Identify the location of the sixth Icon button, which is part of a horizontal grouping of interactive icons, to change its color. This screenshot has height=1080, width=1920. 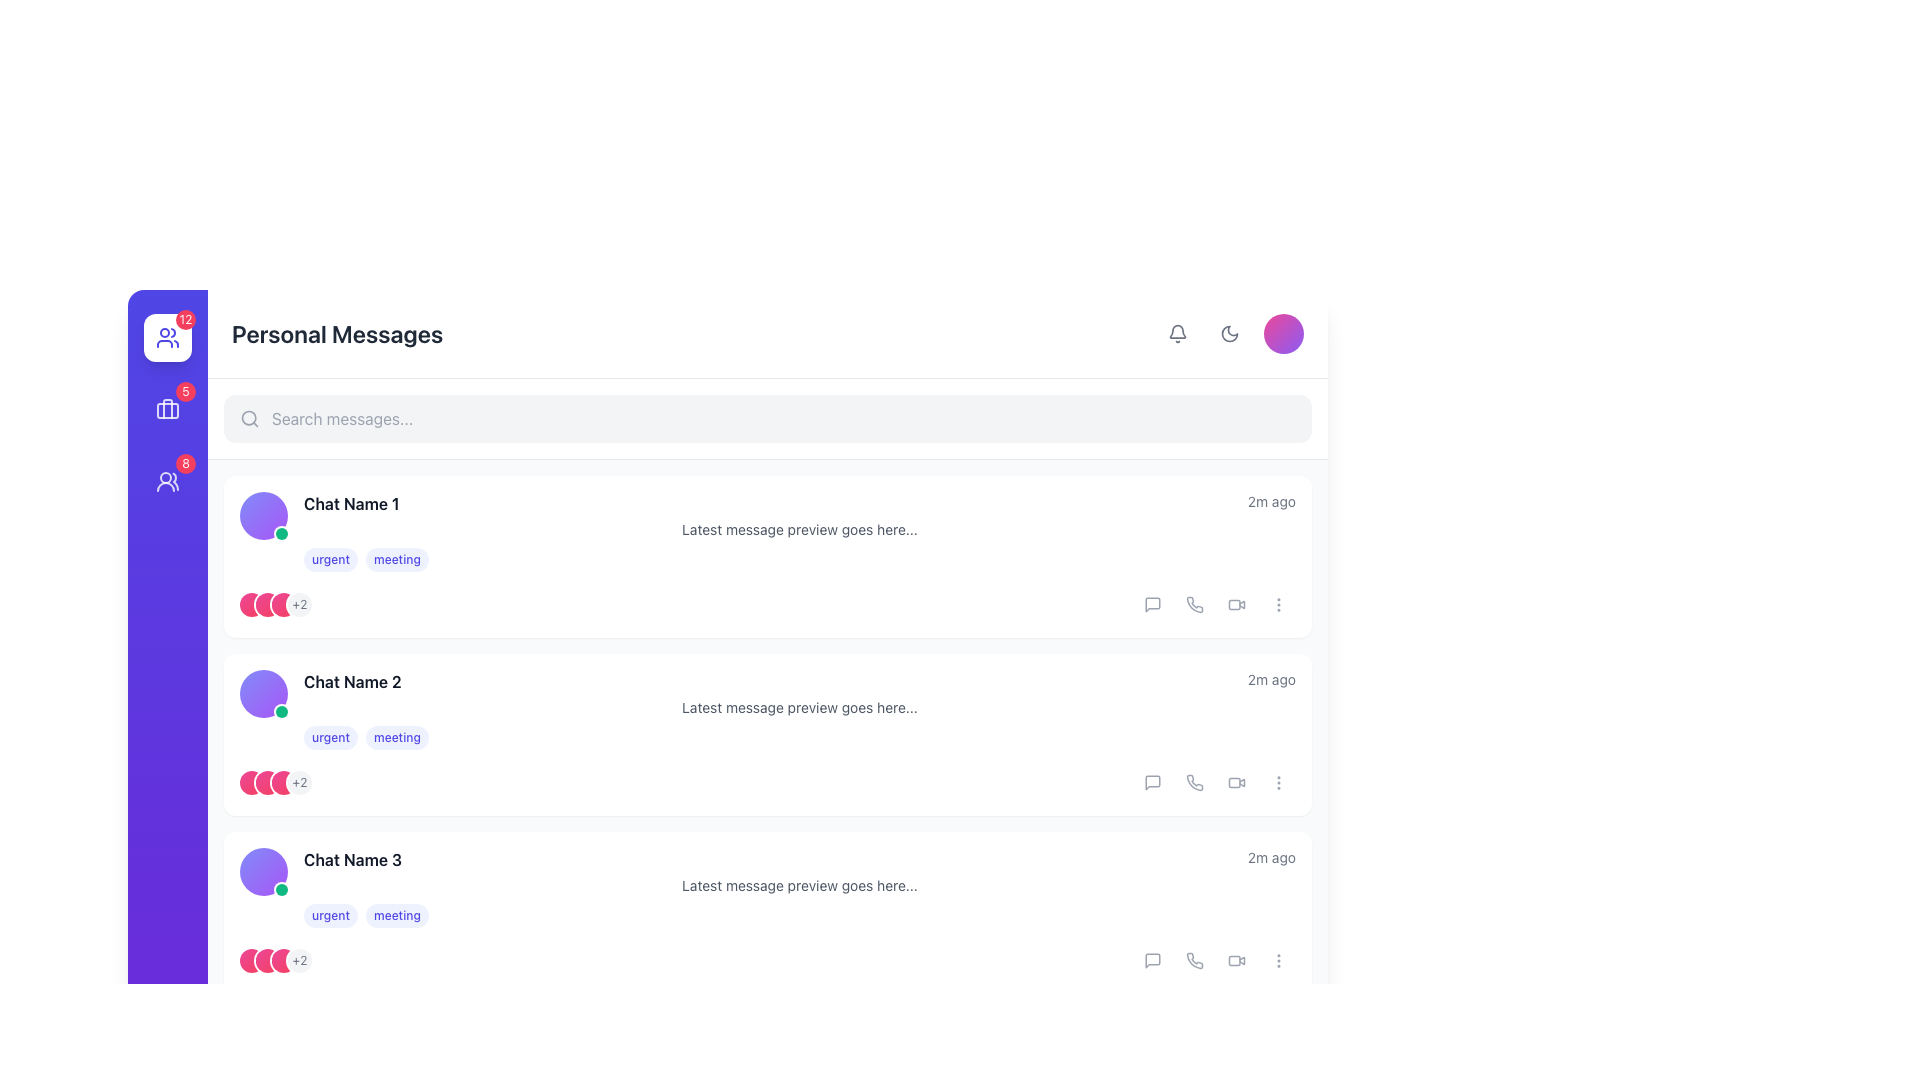
(1236, 959).